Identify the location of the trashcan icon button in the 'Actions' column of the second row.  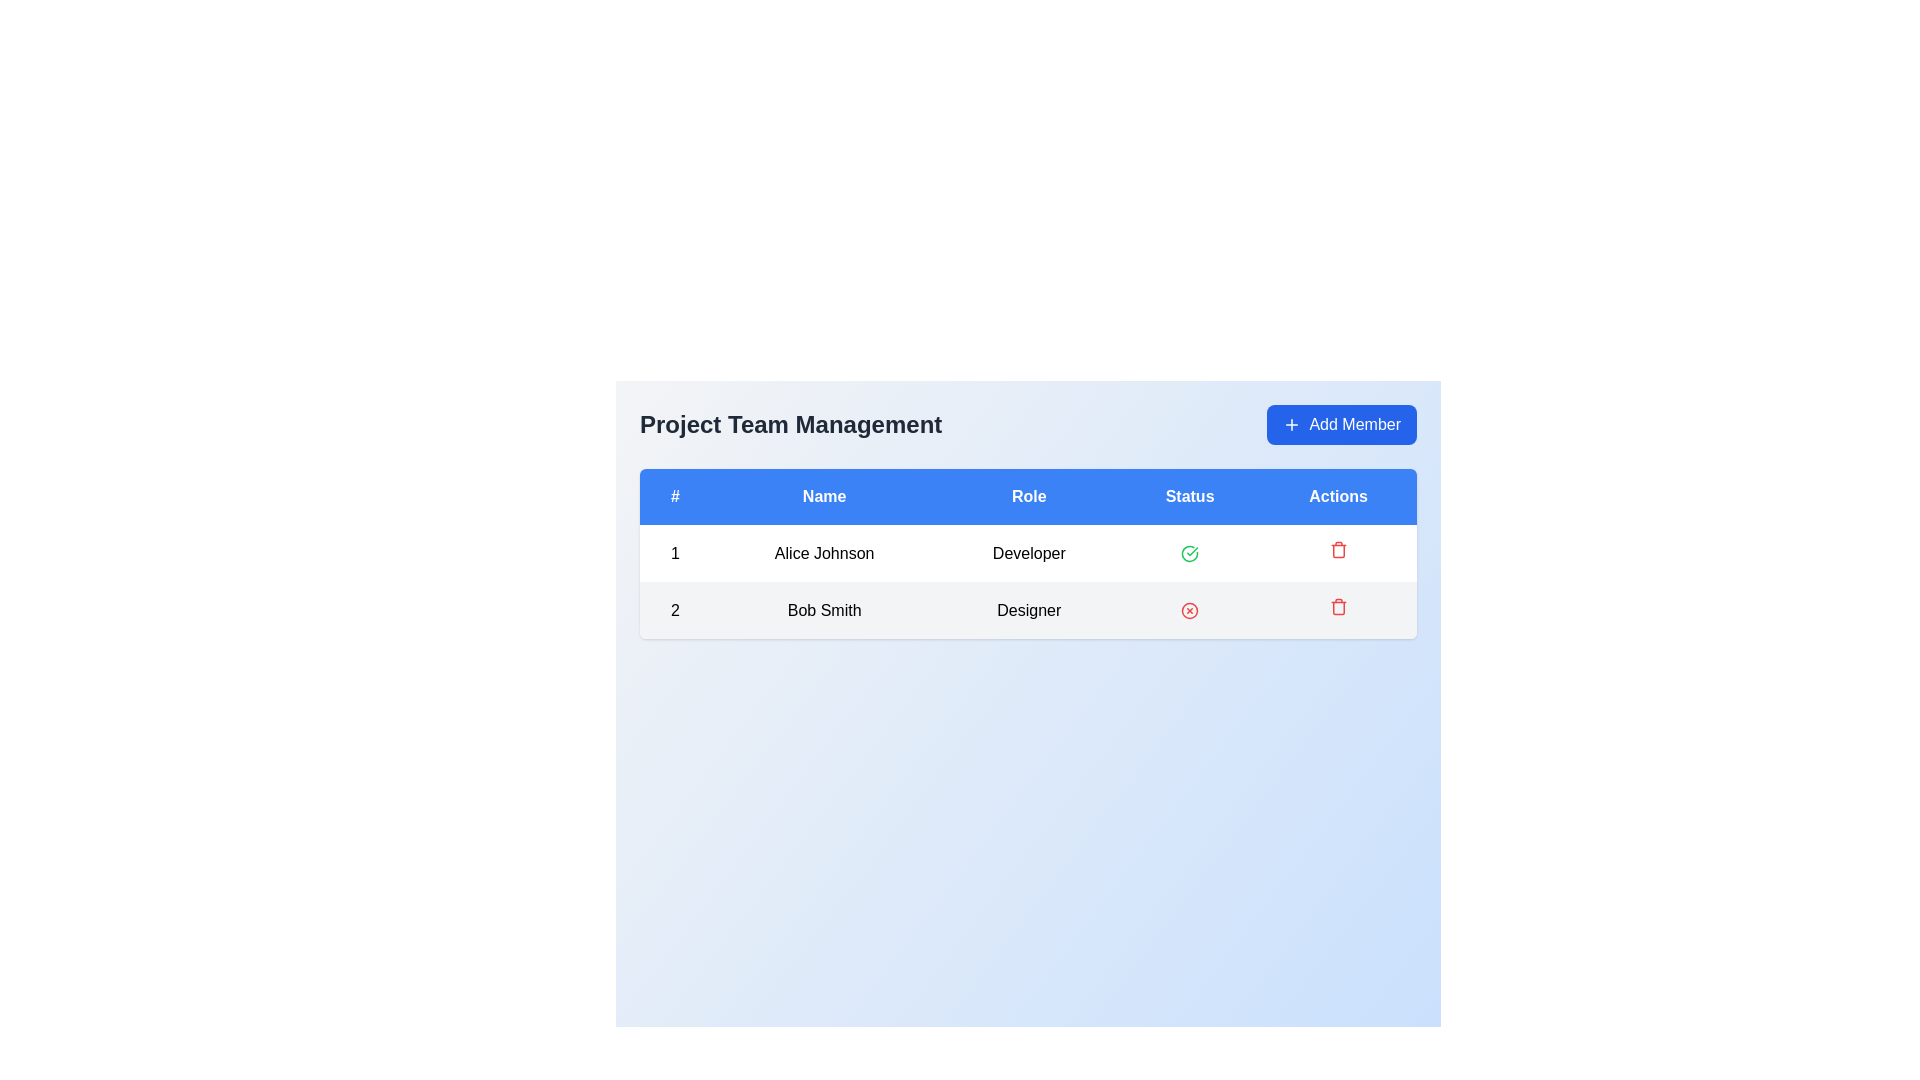
(1338, 609).